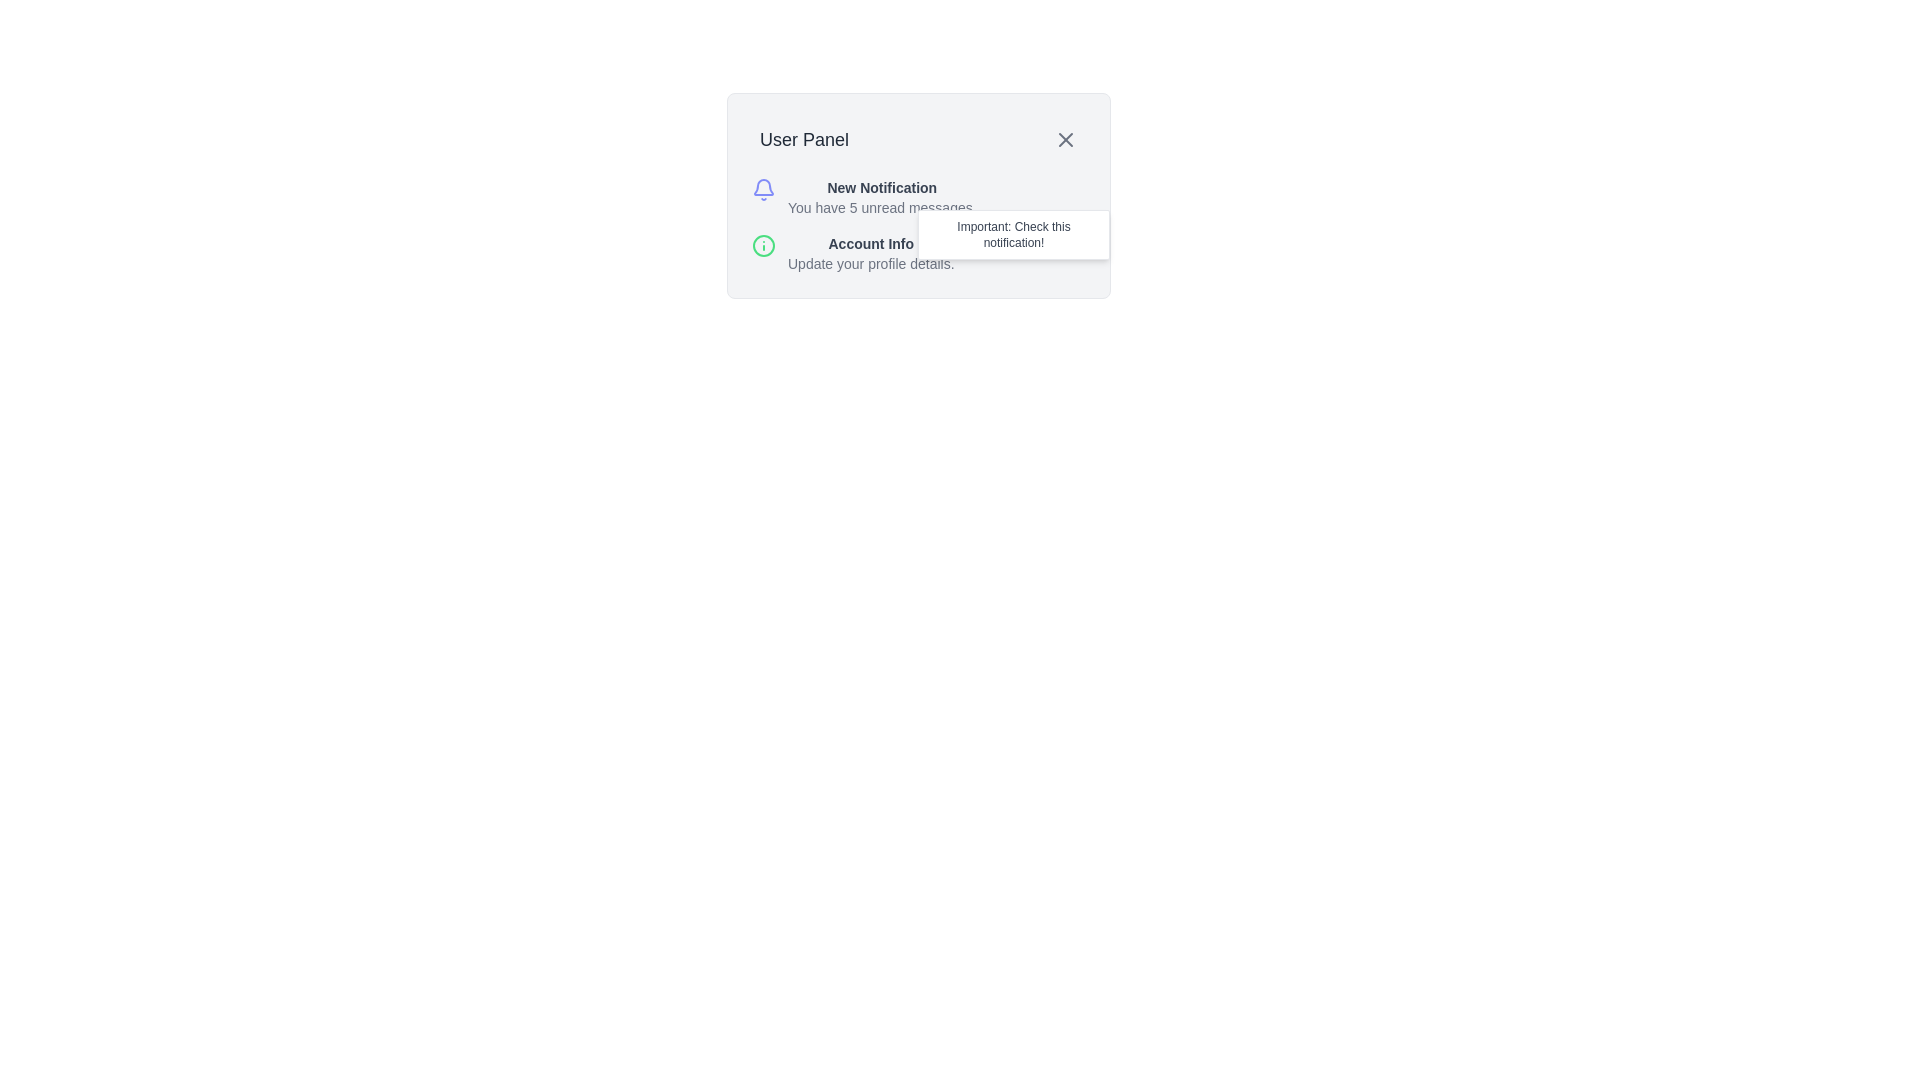 Image resolution: width=1920 pixels, height=1080 pixels. I want to click on the static text display component that informs the user about current notifications, located centrally within the notification panel, directly below the bell icon and above 'Account Info', so click(881, 197).